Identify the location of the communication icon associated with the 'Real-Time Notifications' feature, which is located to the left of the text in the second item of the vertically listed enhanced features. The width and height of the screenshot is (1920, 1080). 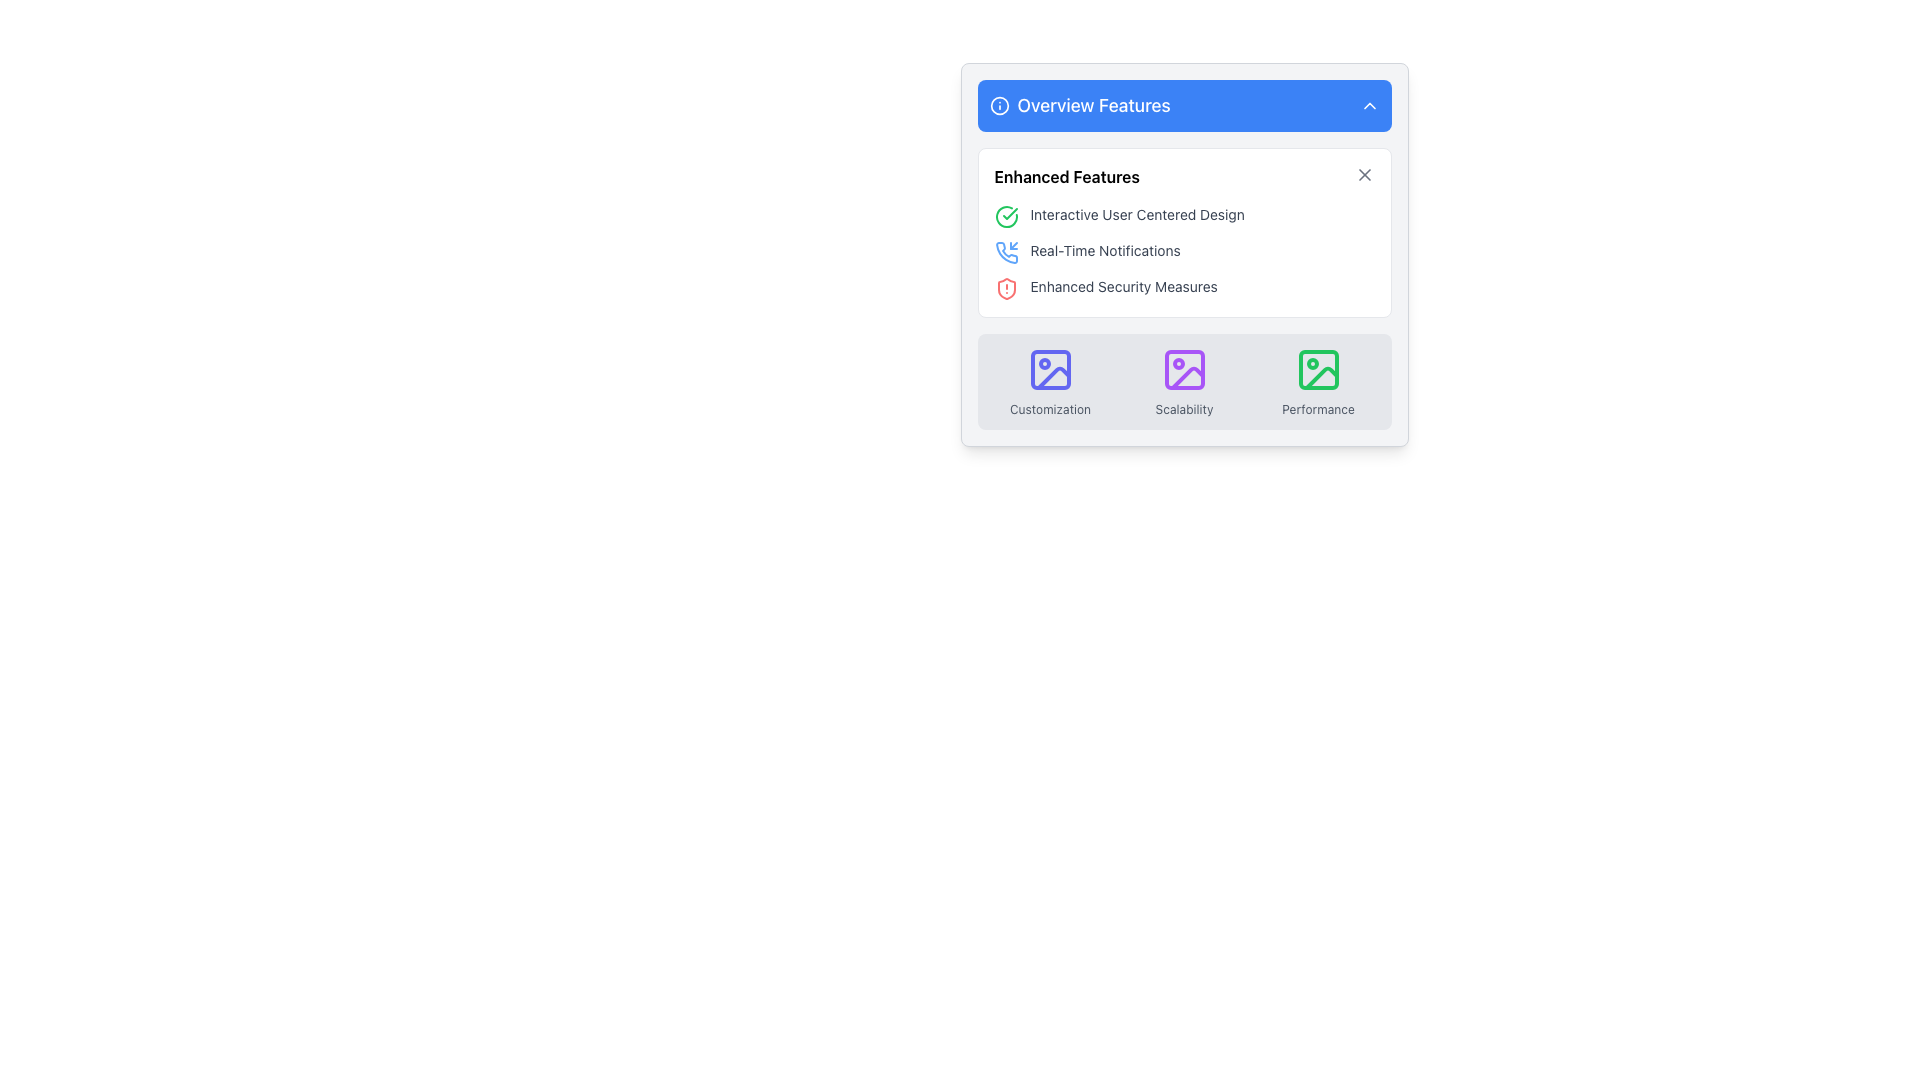
(1006, 251).